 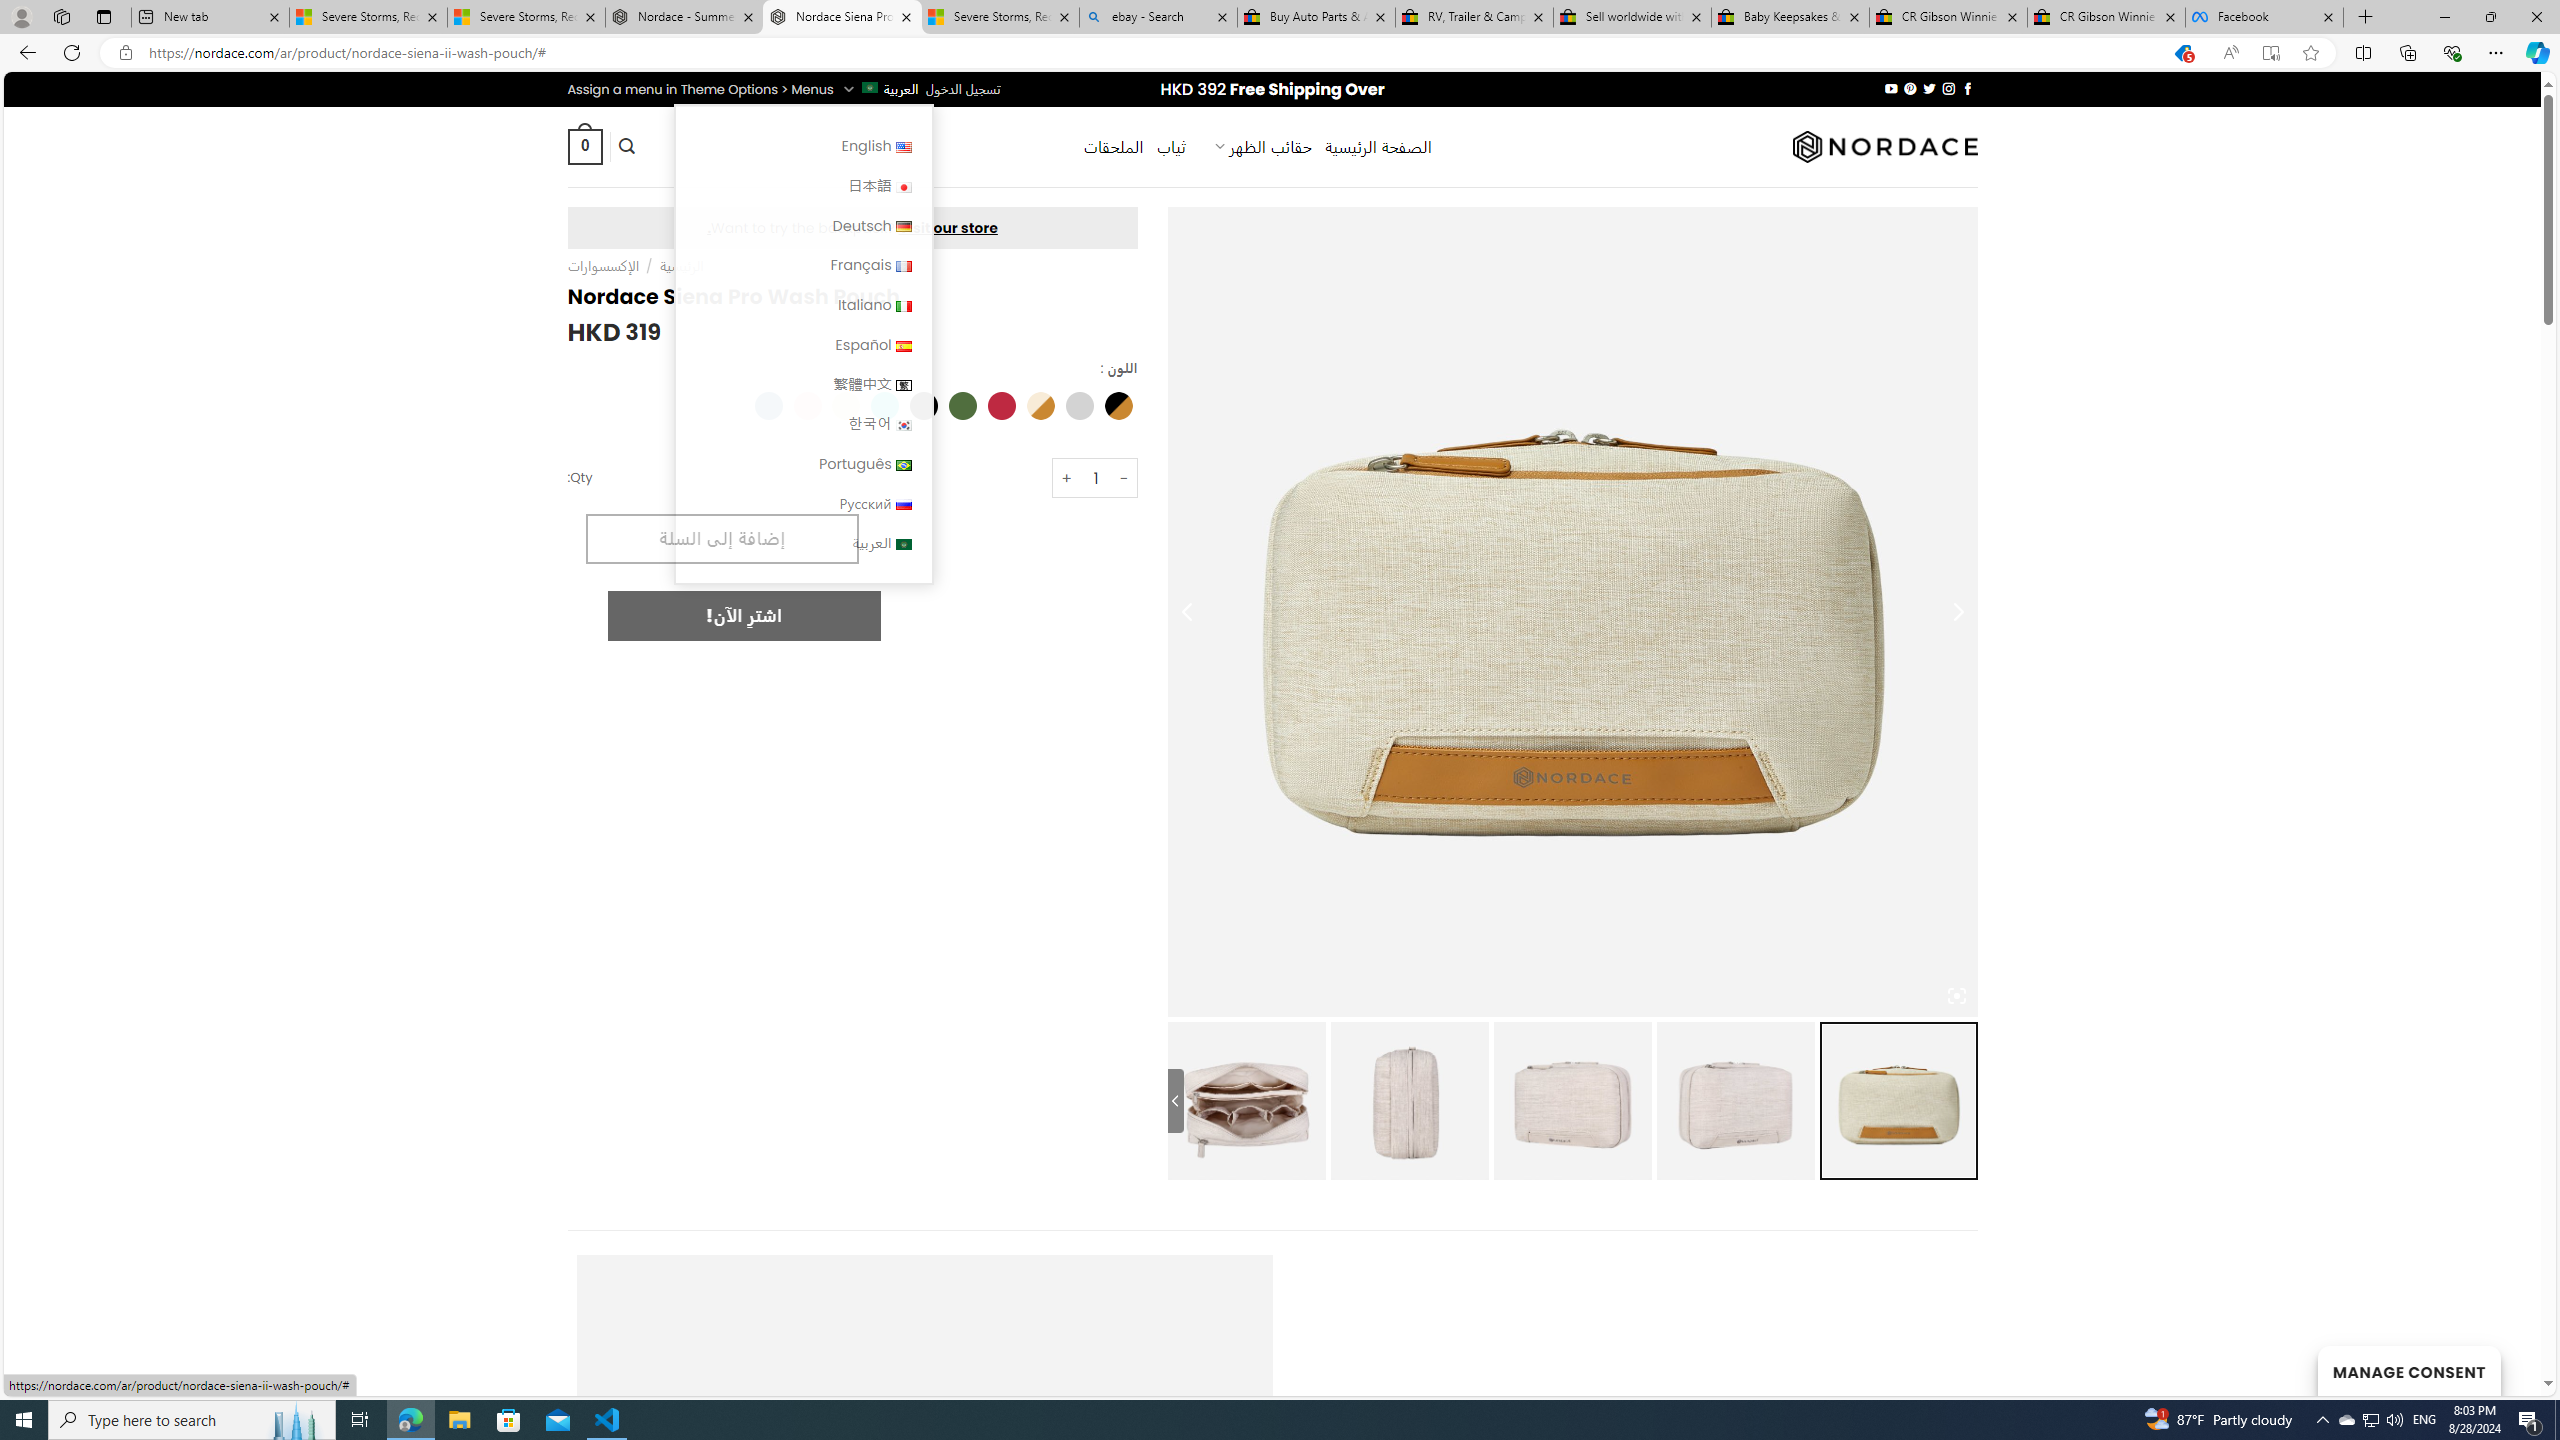 I want to click on 'New tab', so click(x=208, y=16).